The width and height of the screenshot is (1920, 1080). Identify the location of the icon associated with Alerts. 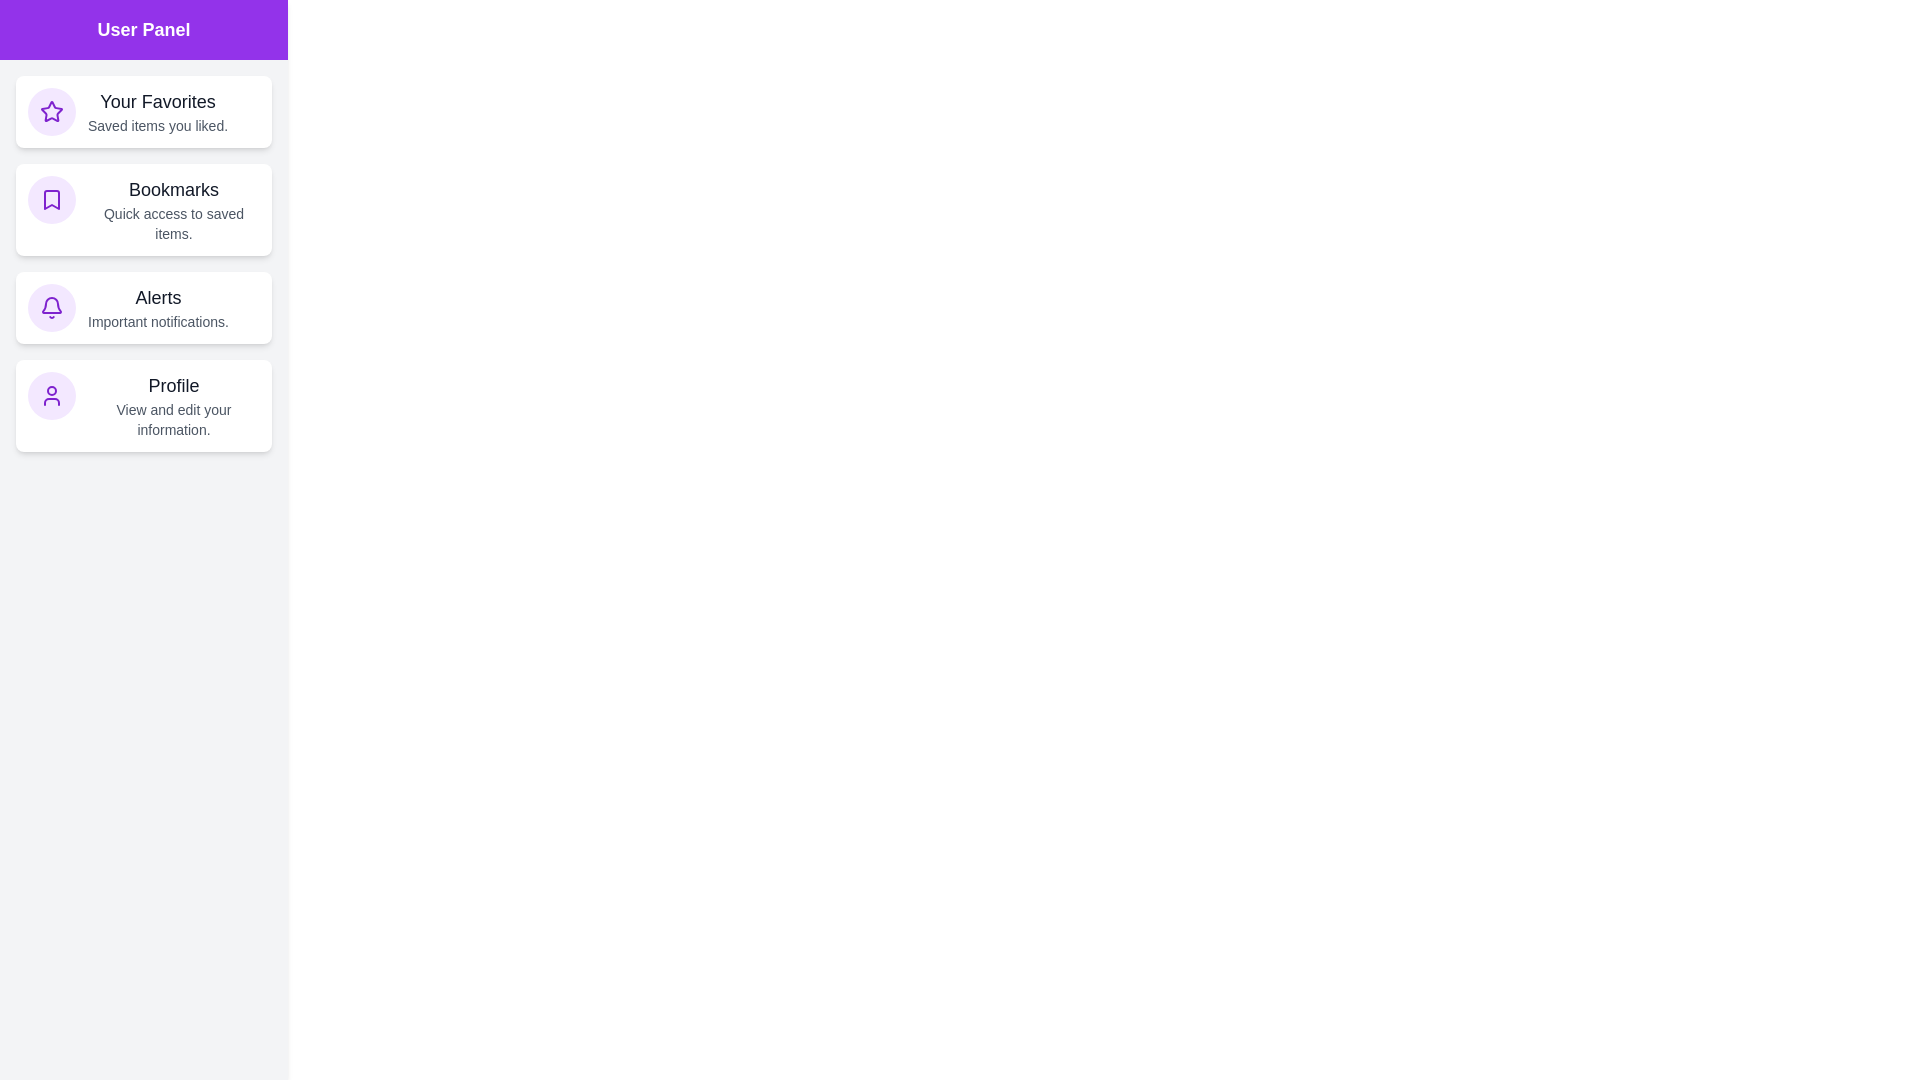
(52, 308).